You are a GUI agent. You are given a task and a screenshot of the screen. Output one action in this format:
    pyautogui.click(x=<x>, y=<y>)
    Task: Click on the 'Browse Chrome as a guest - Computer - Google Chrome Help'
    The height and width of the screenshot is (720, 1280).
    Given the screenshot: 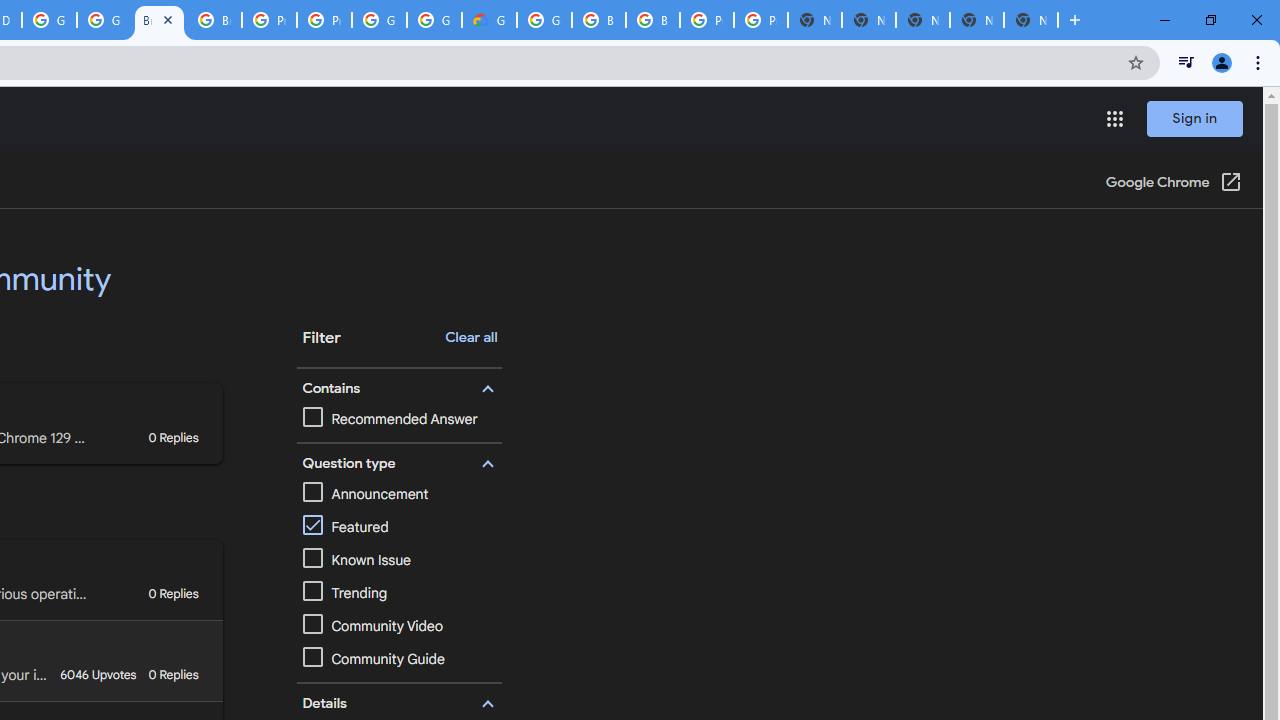 What is the action you would take?
    pyautogui.click(x=214, y=20)
    